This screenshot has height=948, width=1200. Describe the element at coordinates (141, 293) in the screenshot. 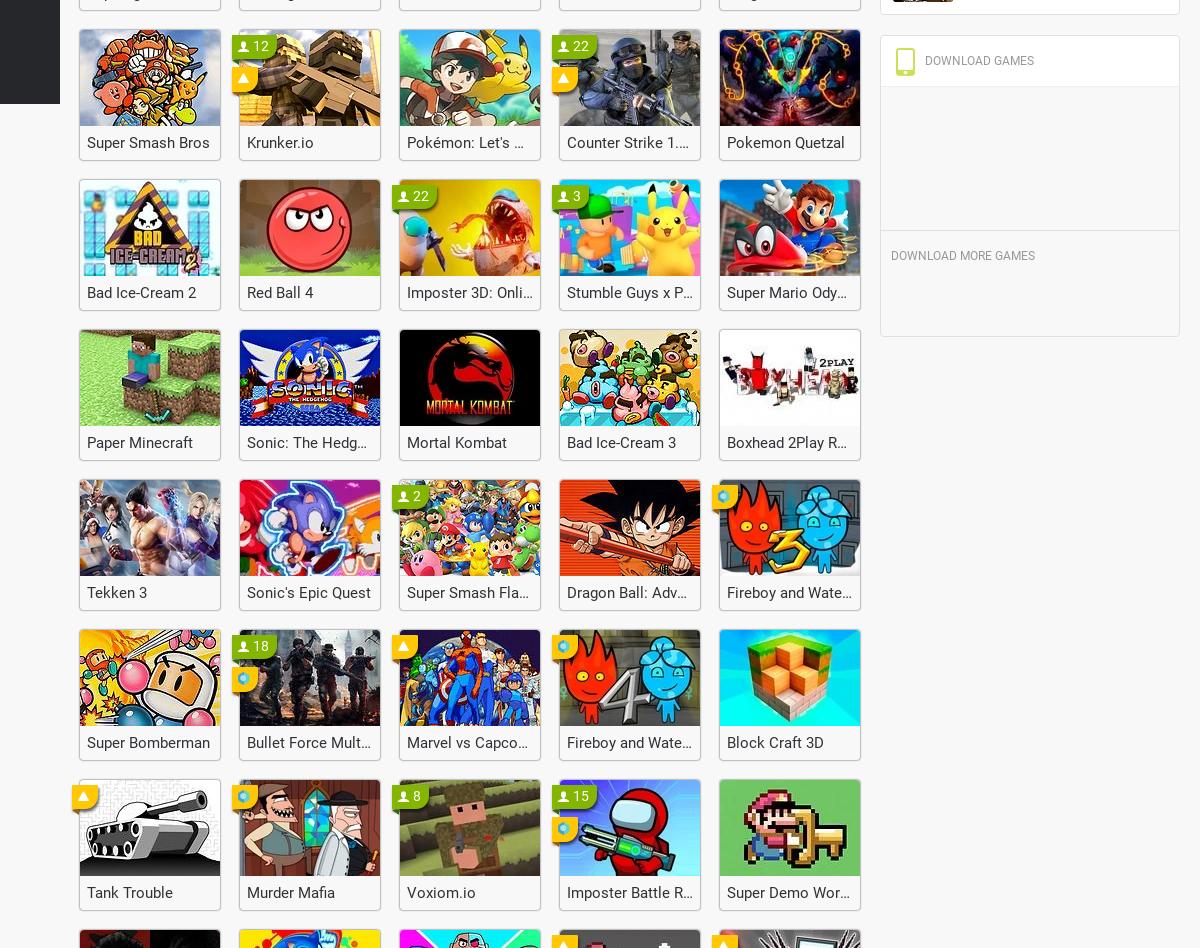

I see `'Bad Ice-Cream 2'` at that location.